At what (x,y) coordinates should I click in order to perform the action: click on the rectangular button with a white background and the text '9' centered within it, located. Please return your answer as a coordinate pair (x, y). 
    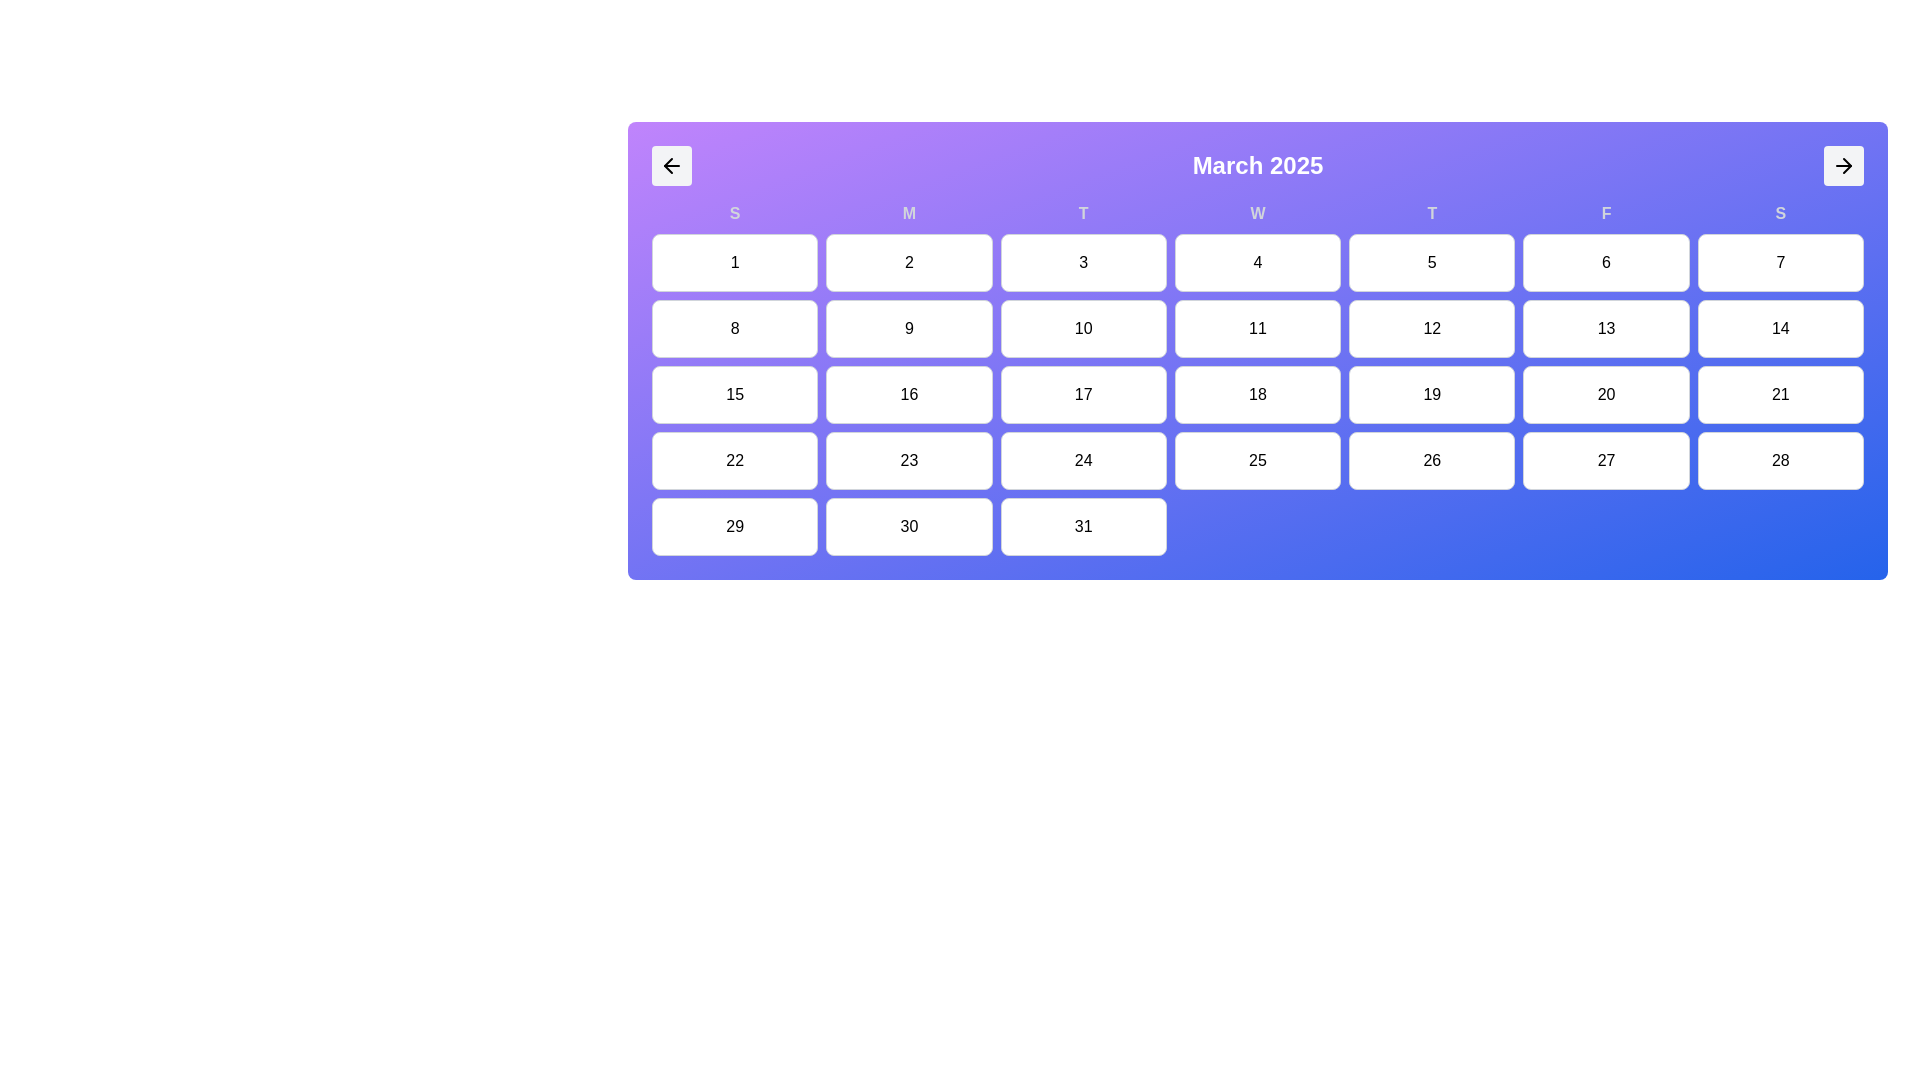
    Looking at the image, I should click on (908, 327).